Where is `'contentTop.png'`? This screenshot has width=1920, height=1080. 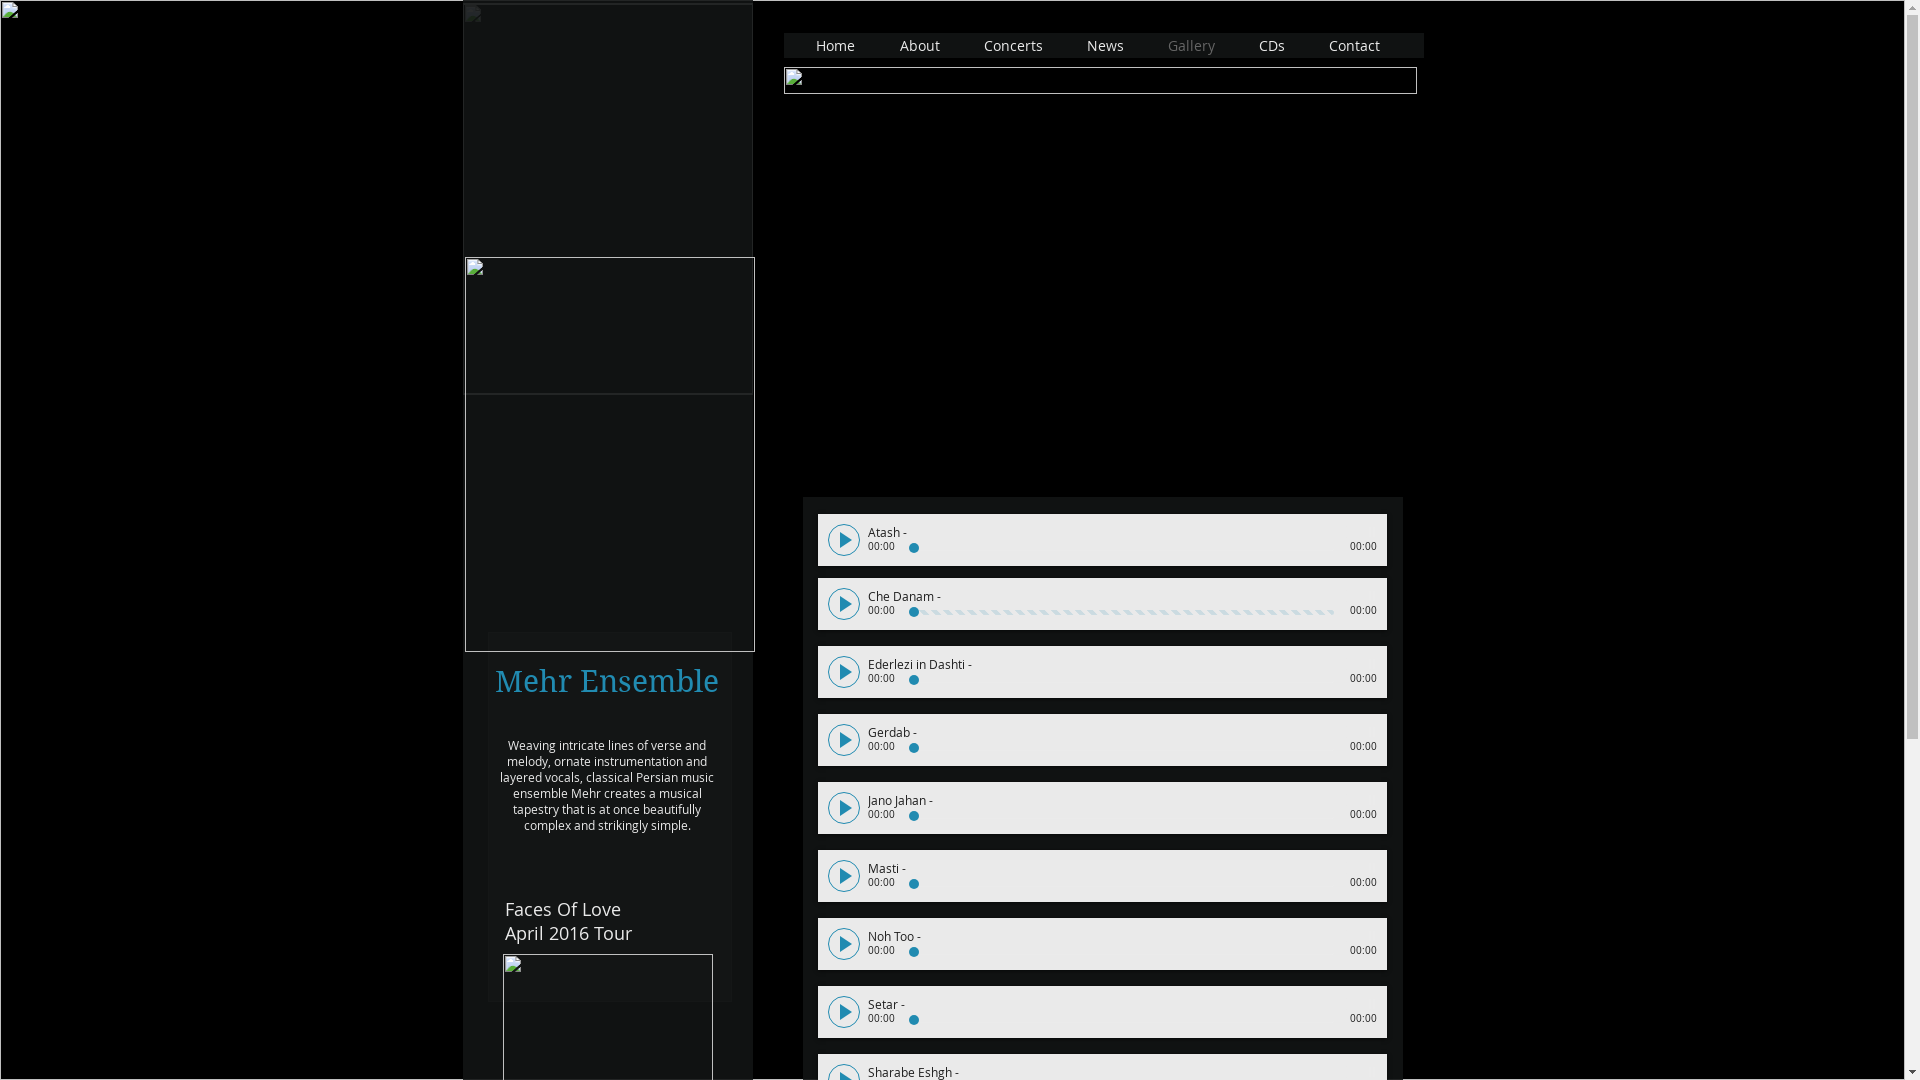
'contentTop.png' is located at coordinates (1099, 79).